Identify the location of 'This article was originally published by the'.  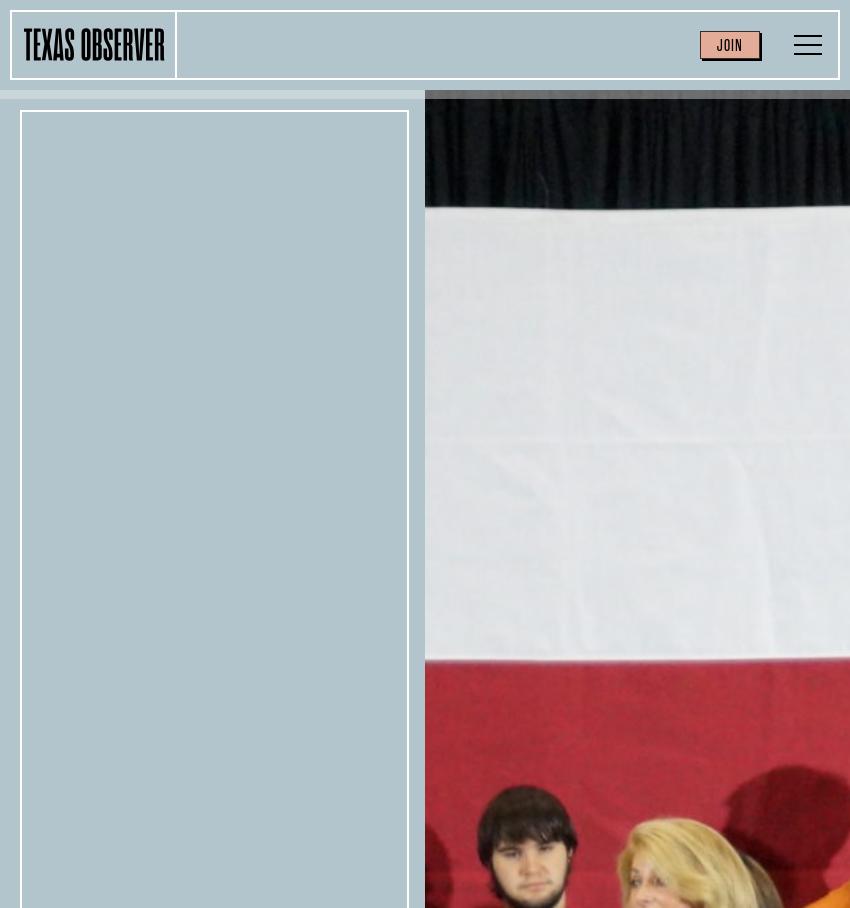
(572, 496).